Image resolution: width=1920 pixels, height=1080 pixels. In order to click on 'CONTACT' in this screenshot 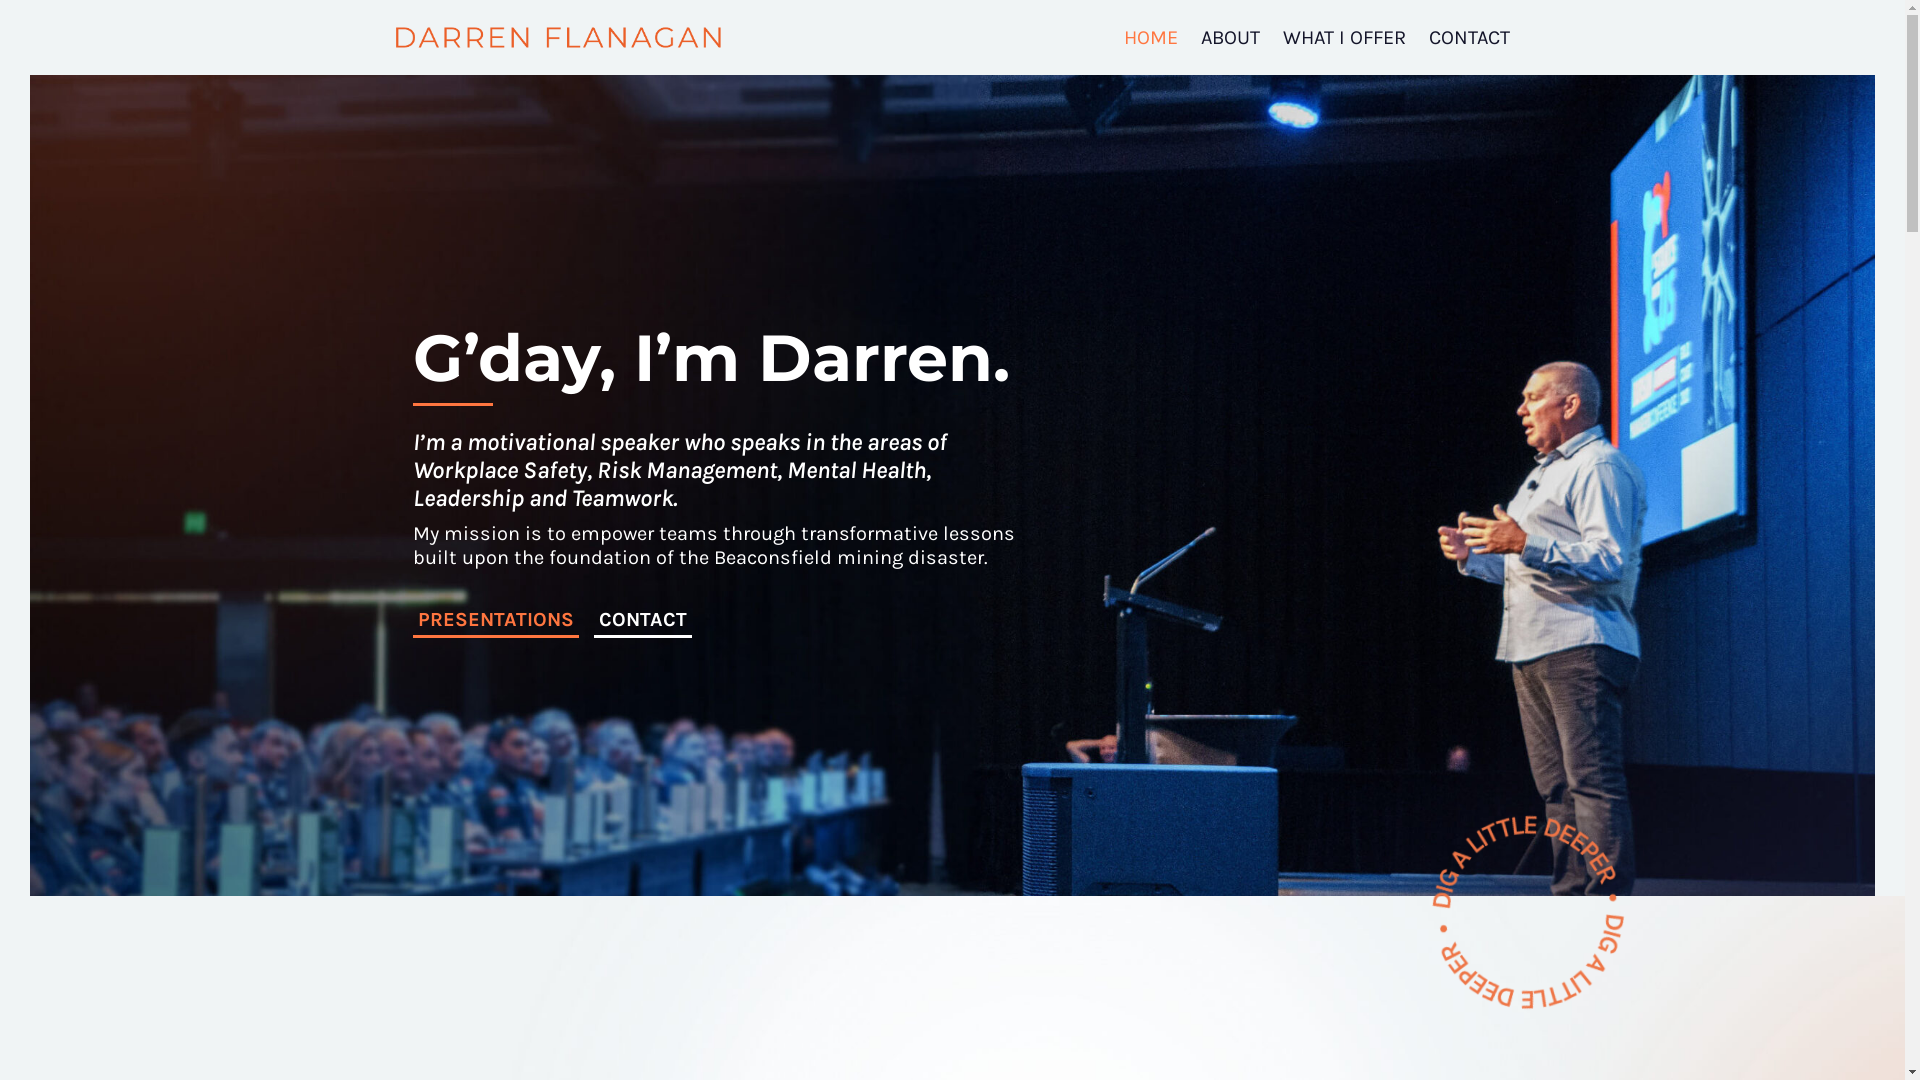, I will do `click(643, 620)`.